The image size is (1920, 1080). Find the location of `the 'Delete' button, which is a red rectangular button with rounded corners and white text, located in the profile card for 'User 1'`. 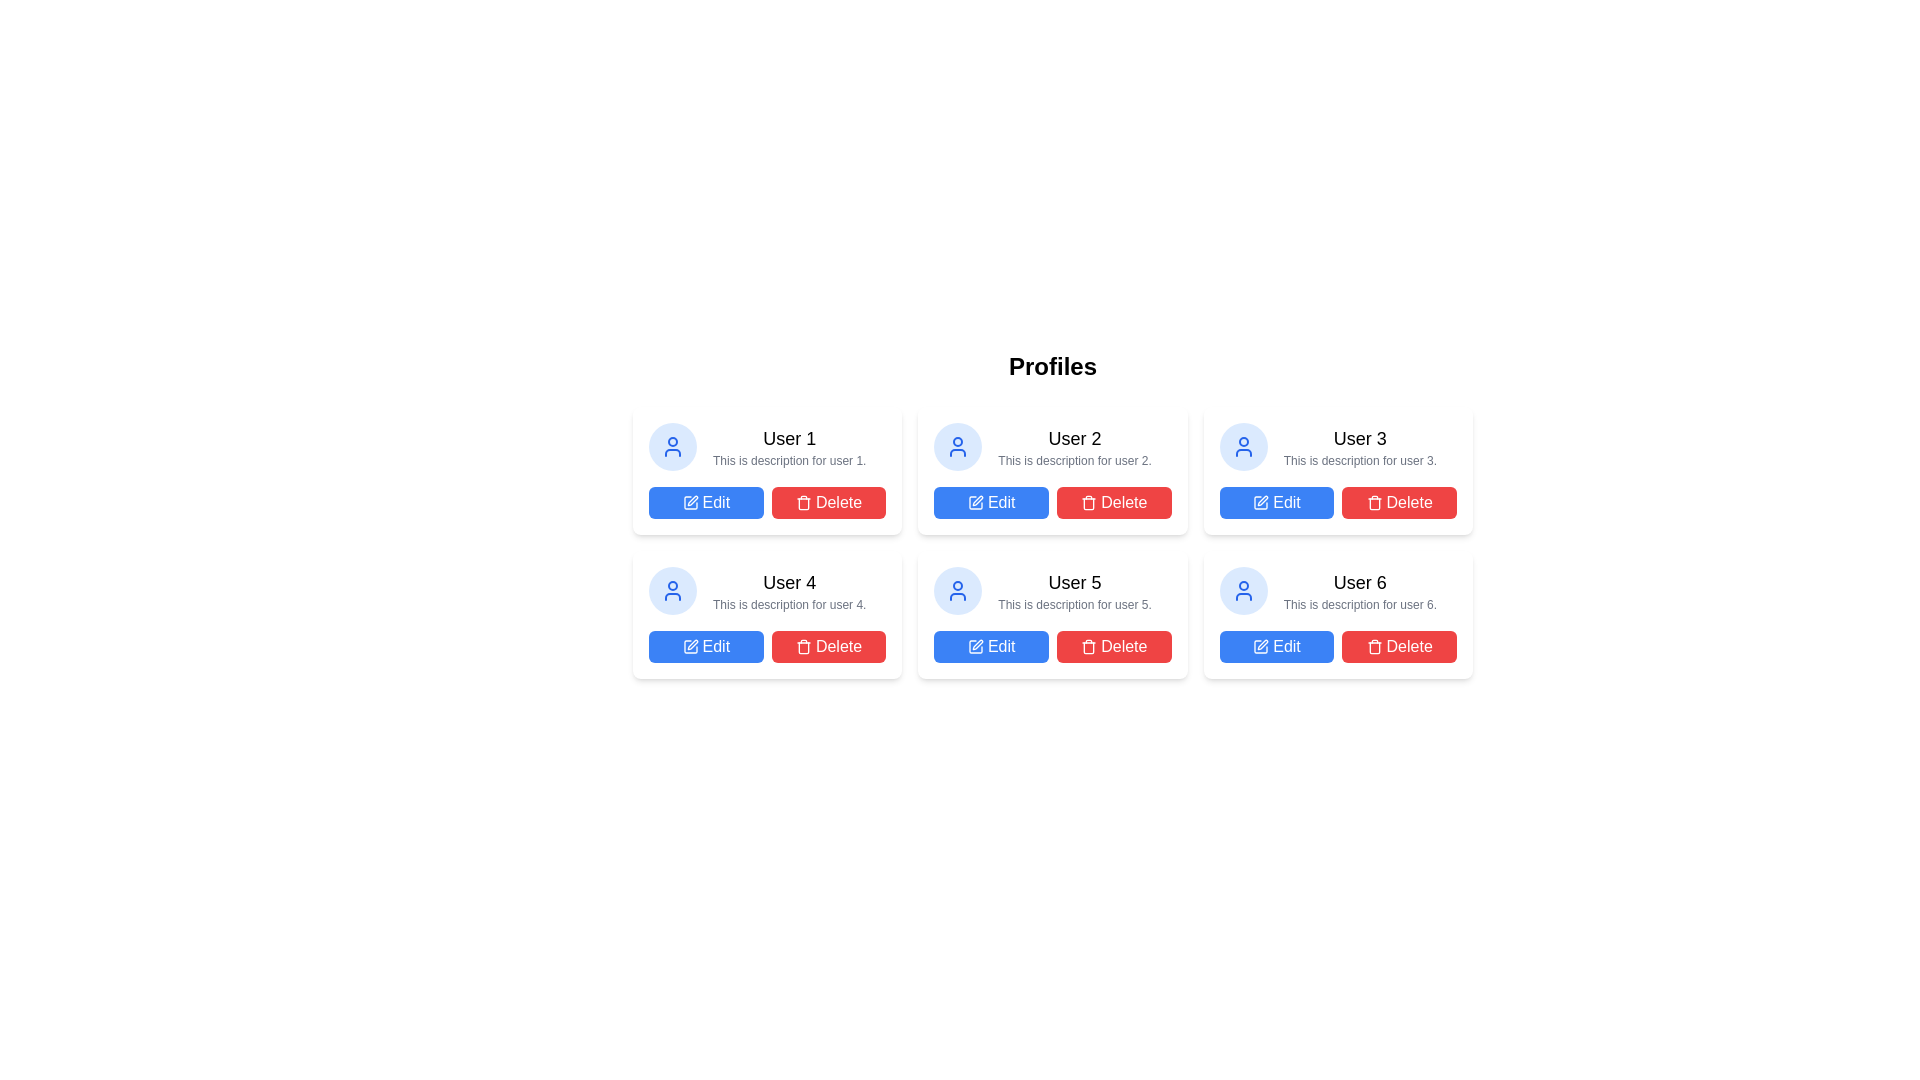

the 'Delete' button, which is a red rectangular button with rounded corners and white text, located in the profile card for 'User 1' is located at coordinates (829, 501).